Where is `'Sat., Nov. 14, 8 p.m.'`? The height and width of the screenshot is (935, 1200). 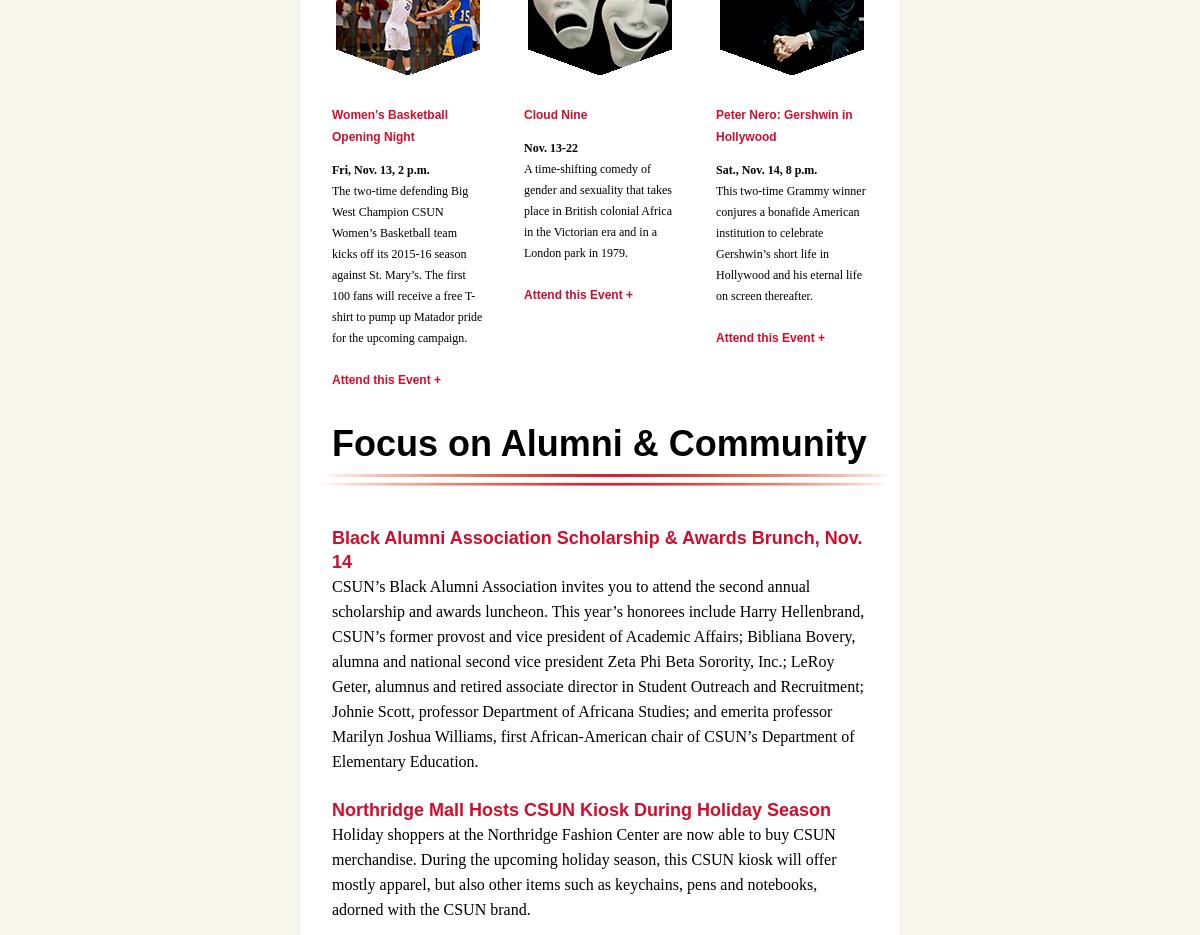
'Sat., Nov. 14, 8 p.m.' is located at coordinates (765, 169).